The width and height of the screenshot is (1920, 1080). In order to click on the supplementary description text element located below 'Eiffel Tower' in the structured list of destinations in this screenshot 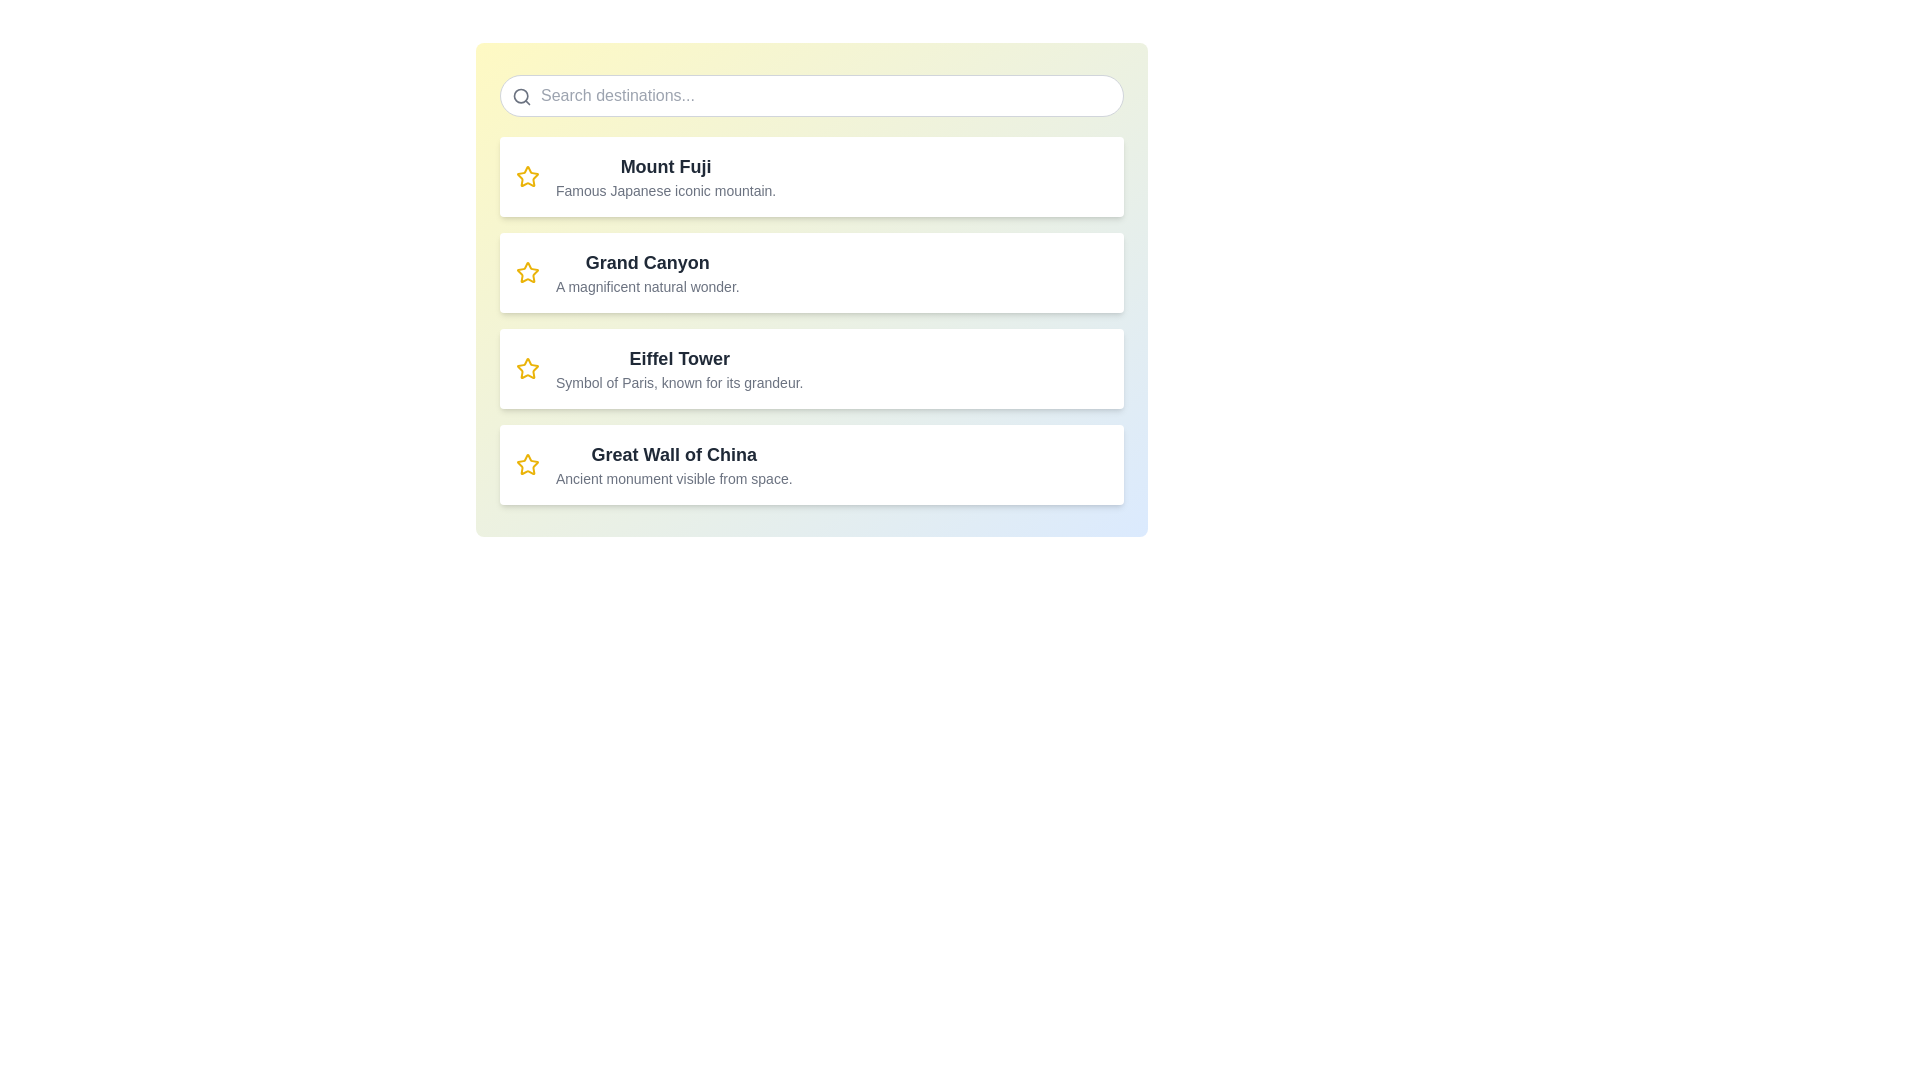, I will do `click(679, 382)`.